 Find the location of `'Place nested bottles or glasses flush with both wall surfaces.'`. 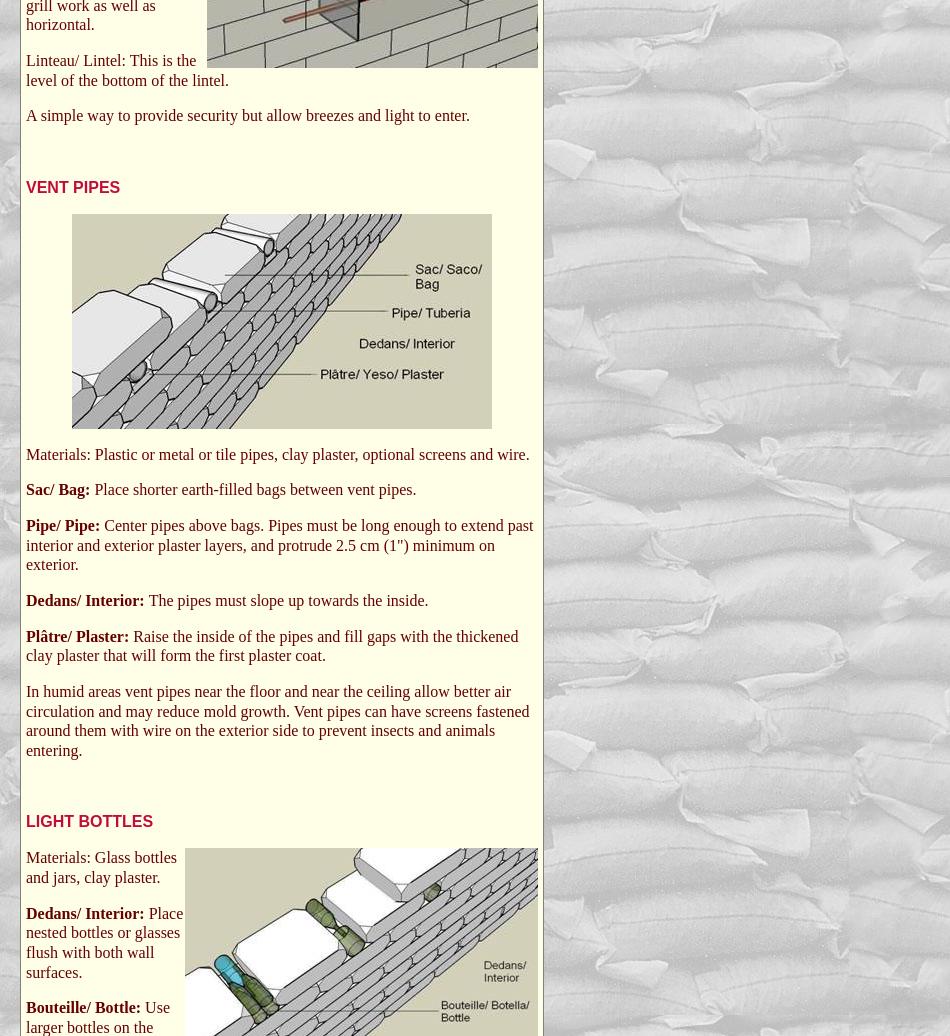

'Place nested bottles or glasses flush with both wall surfaces.' is located at coordinates (104, 942).